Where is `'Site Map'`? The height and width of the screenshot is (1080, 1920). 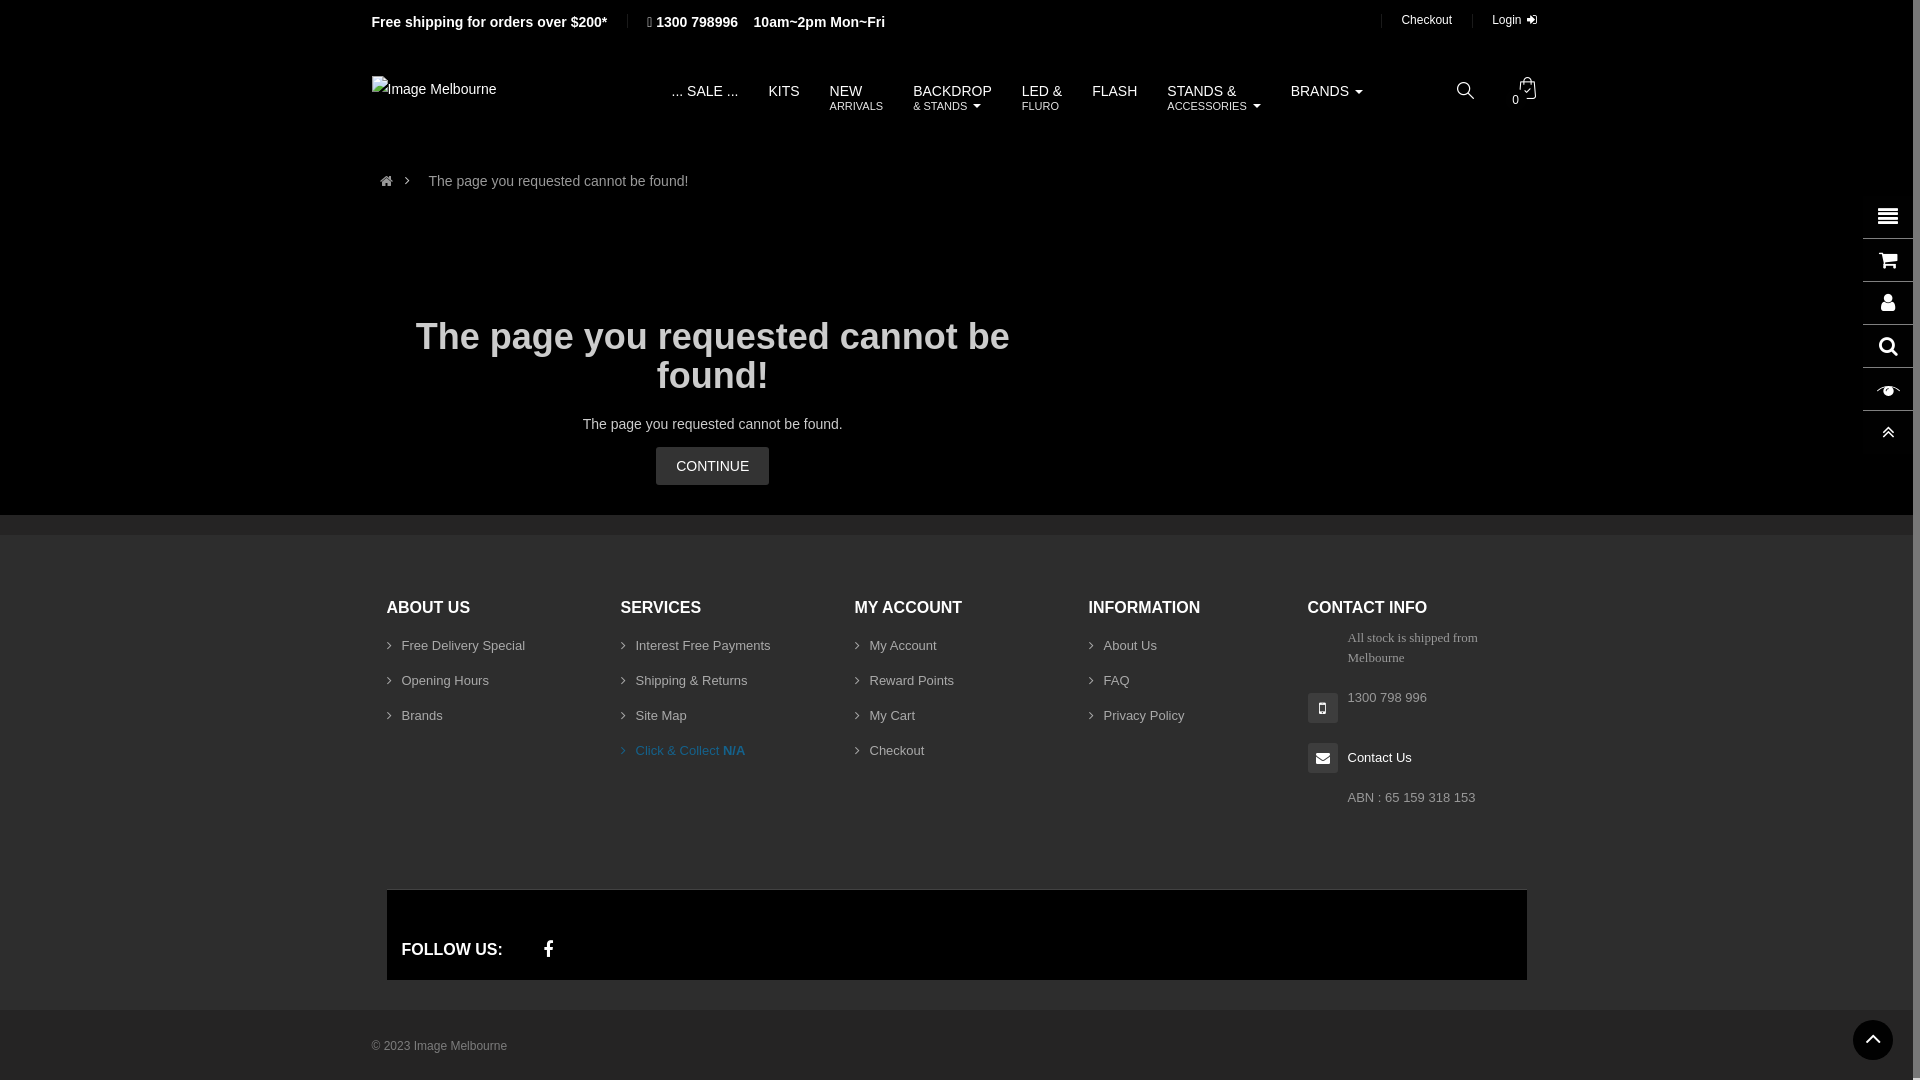
'Site Map' is located at coordinates (652, 714).